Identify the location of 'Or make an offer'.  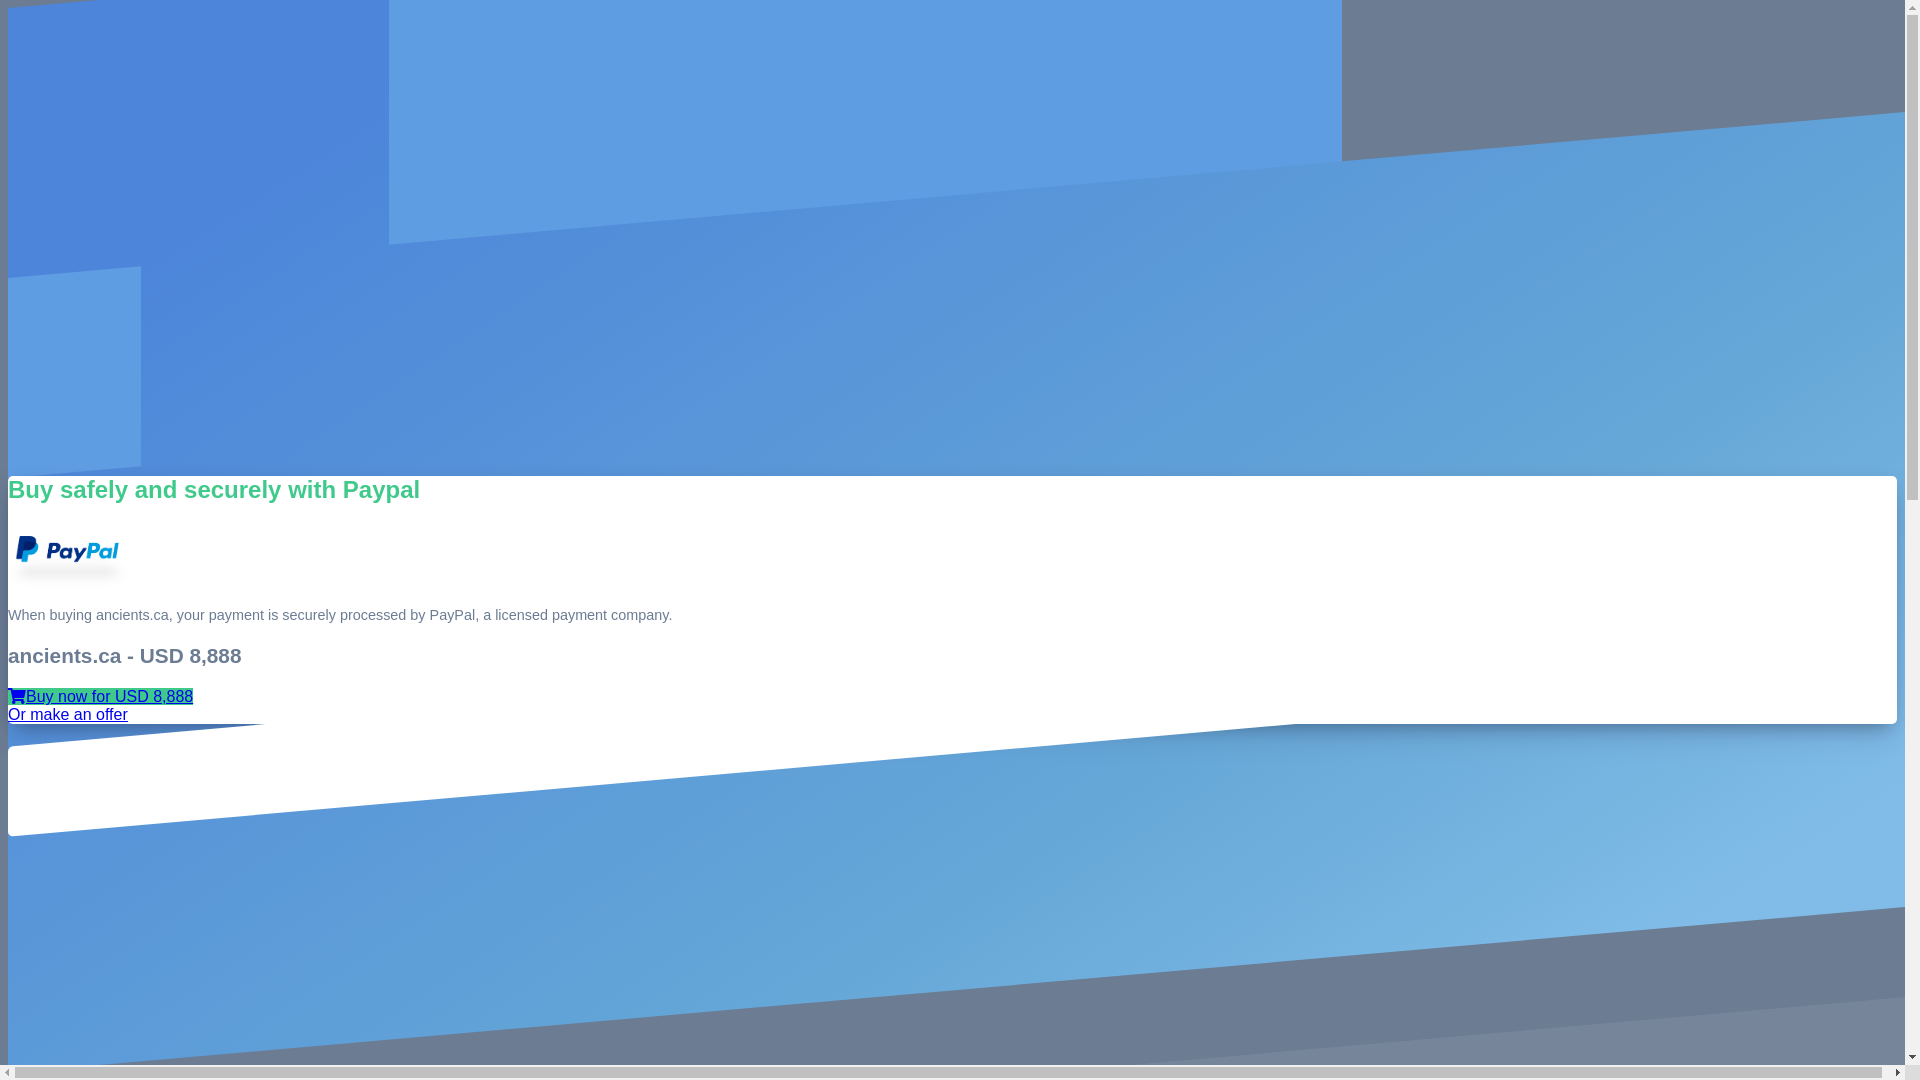
(67, 713).